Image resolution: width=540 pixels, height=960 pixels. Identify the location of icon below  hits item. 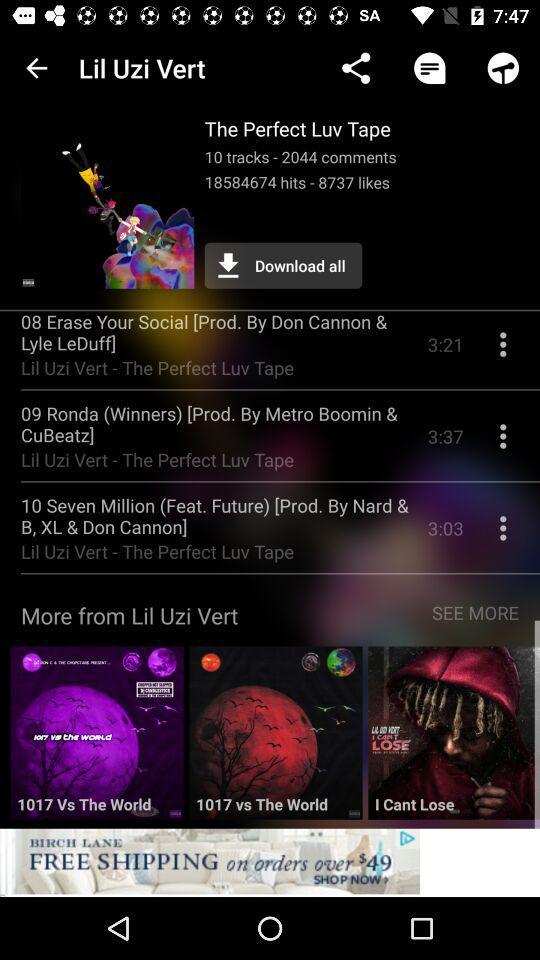
(282, 264).